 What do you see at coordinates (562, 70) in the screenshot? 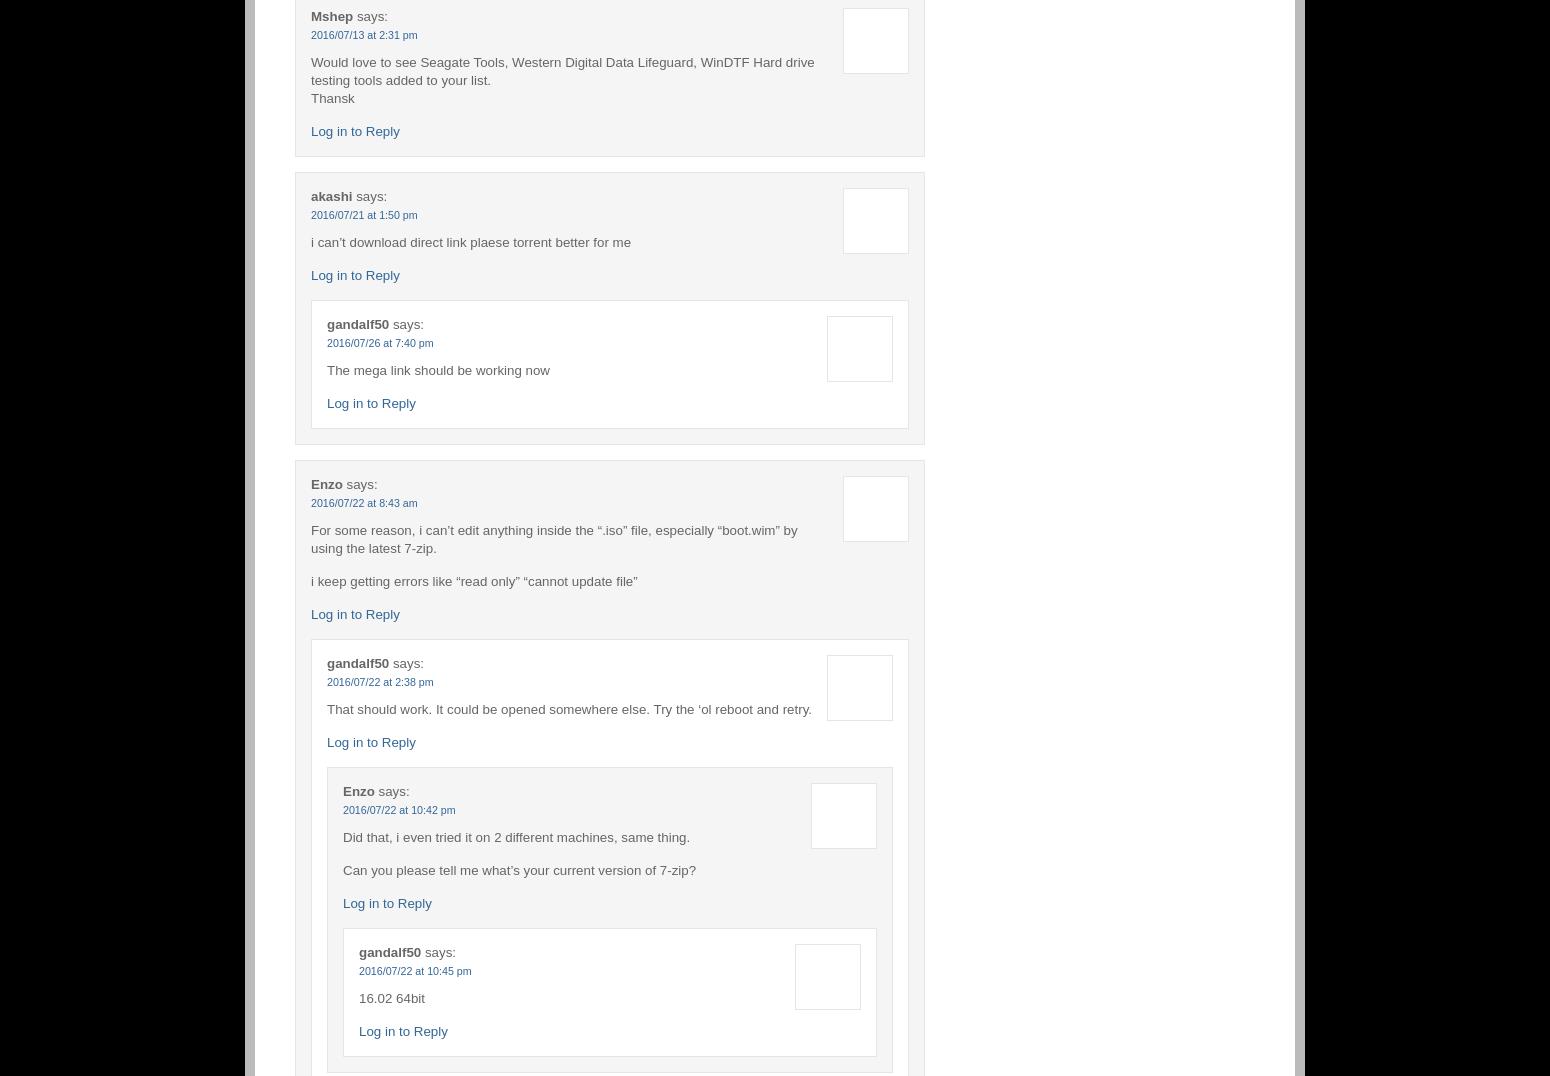
I see `'Would love to see Seagate Tools, Western Digital Data Lifeguard, WinDTF Hard drive testing tools added to your list.'` at bounding box center [562, 70].